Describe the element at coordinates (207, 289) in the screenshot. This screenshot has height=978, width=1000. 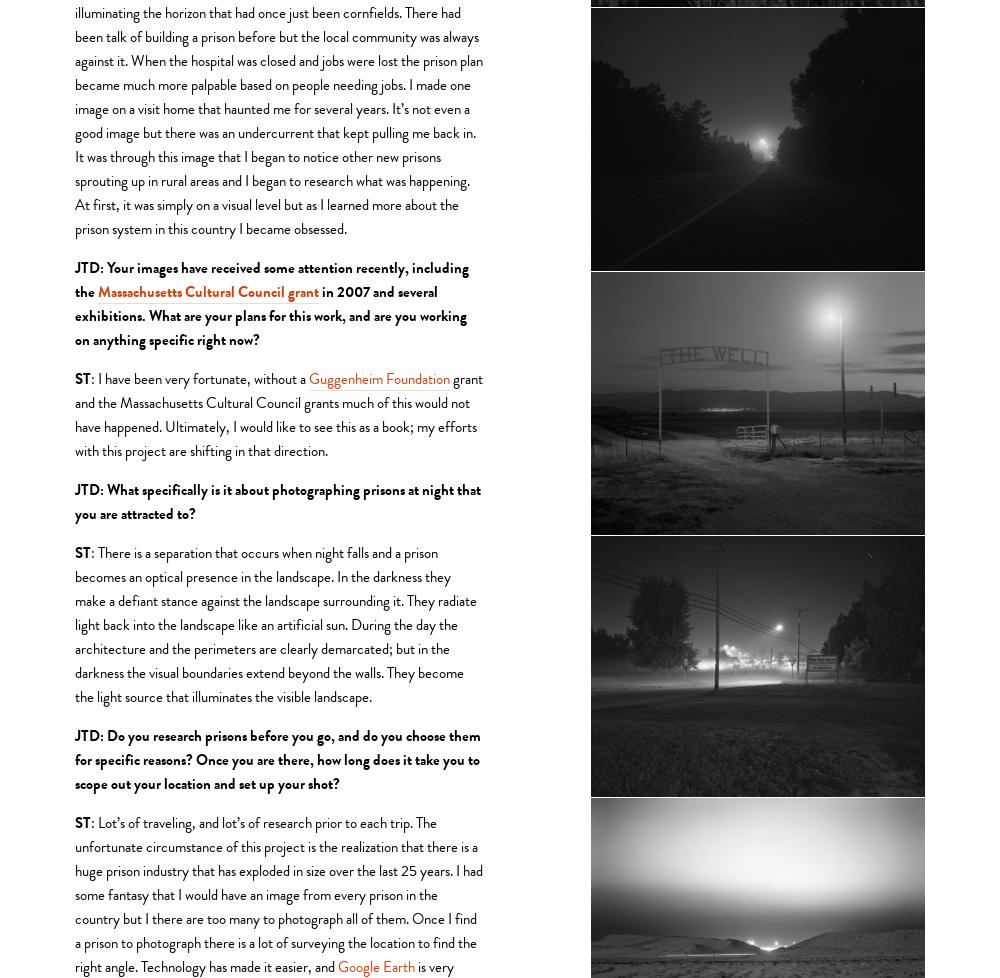
I see `'Massachusetts Cultural Council grant'` at that location.